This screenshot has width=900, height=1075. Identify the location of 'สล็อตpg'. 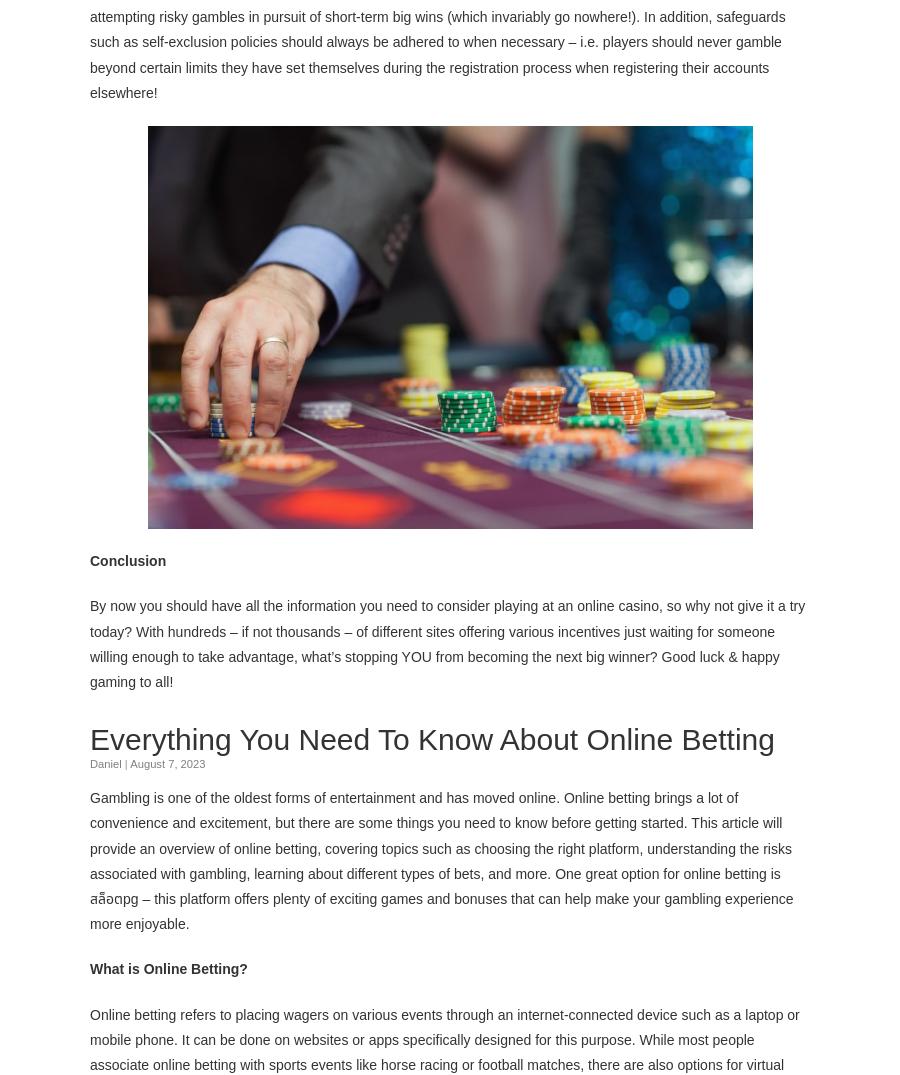
(114, 895).